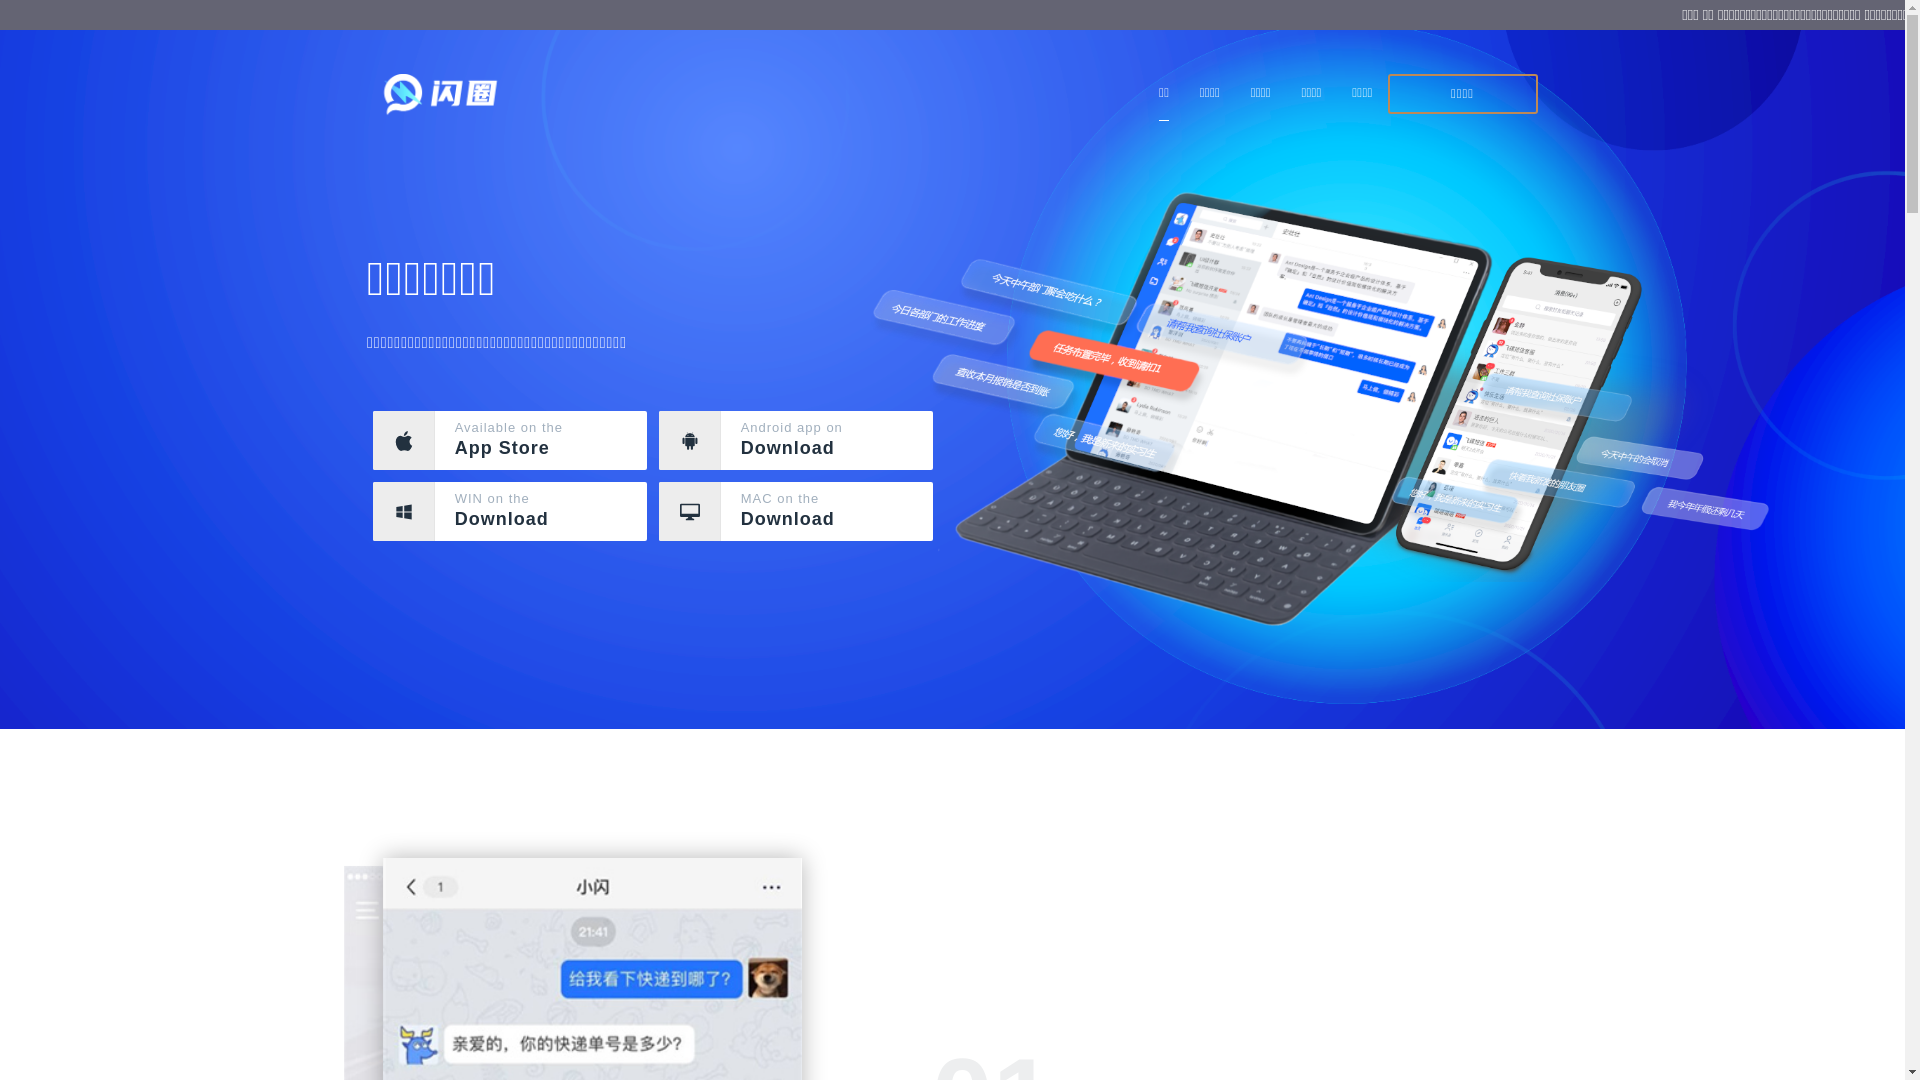 Image resolution: width=1920 pixels, height=1080 pixels. What do you see at coordinates (373, 510) in the screenshot?
I see `'WIN on the` at bounding box center [373, 510].